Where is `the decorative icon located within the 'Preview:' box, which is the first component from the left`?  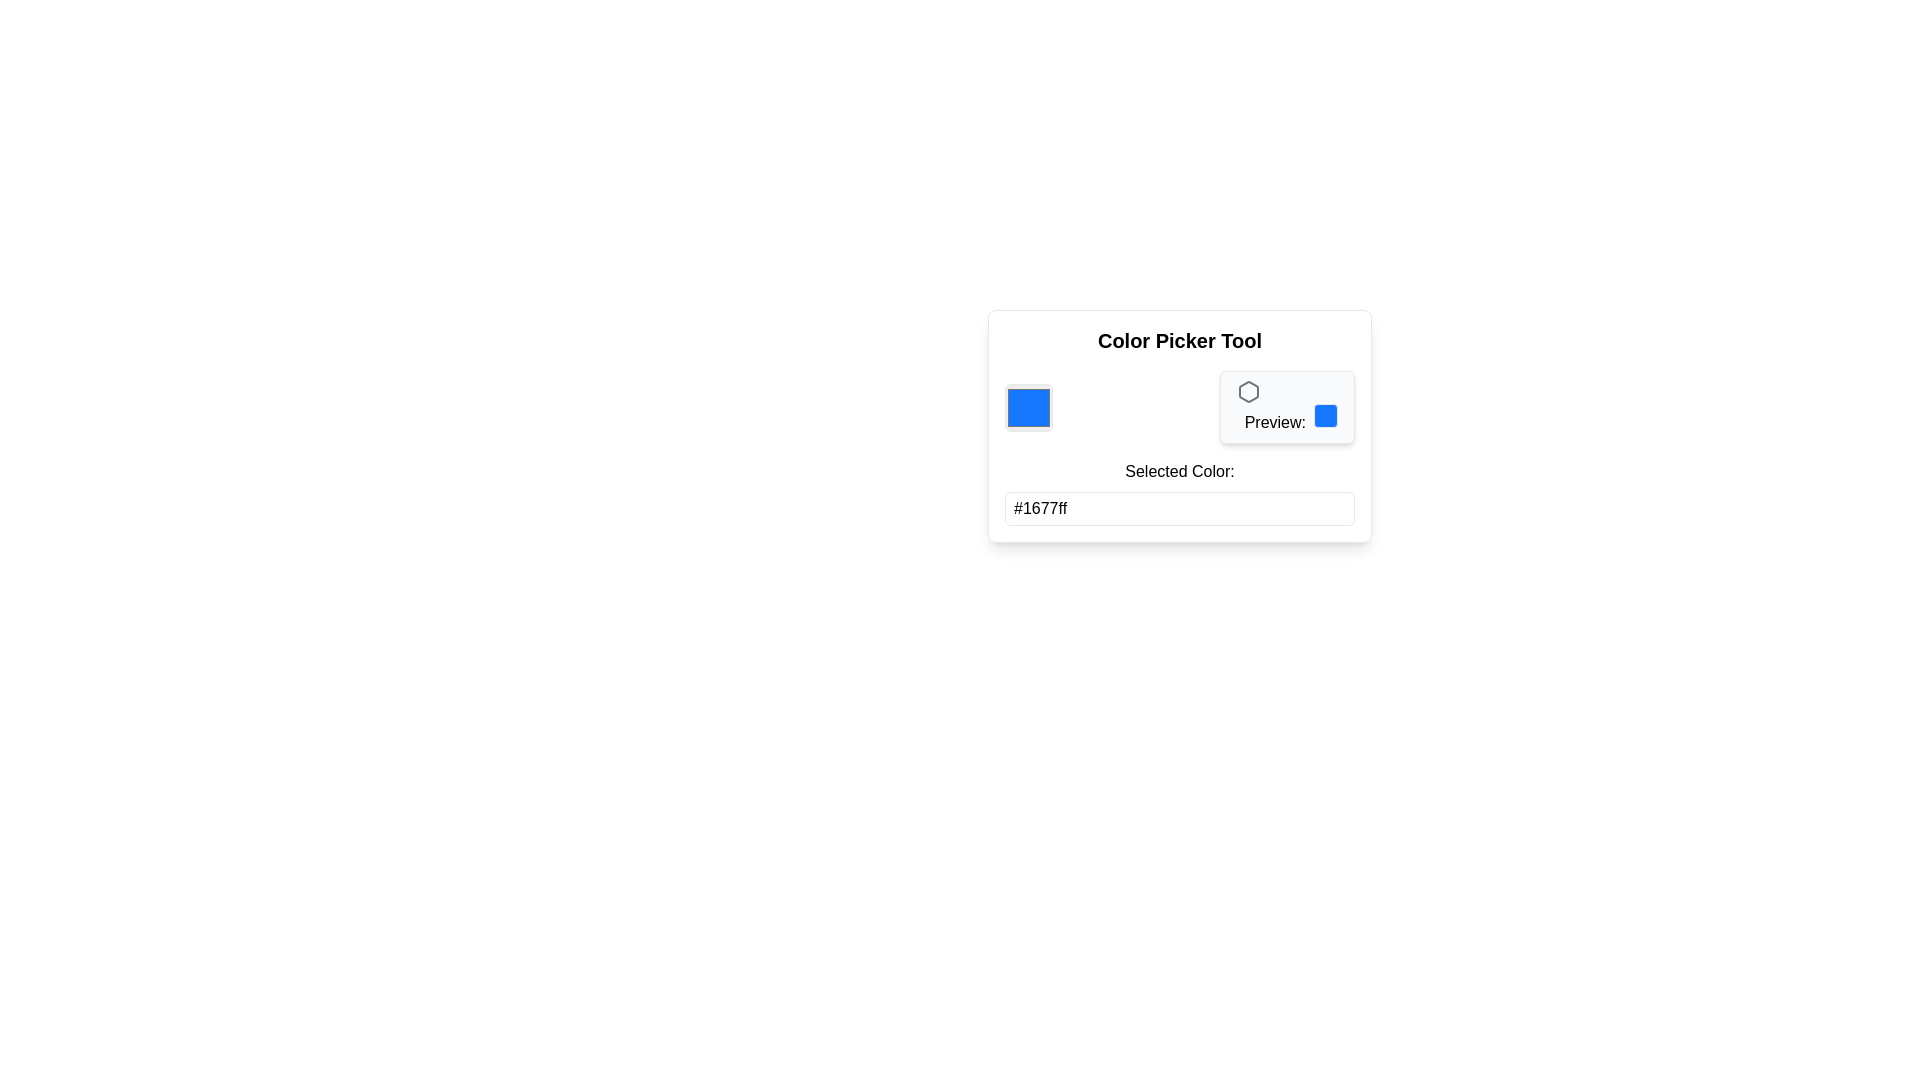 the decorative icon located within the 'Preview:' box, which is the first component from the left is located at coordinates (1247, 392).